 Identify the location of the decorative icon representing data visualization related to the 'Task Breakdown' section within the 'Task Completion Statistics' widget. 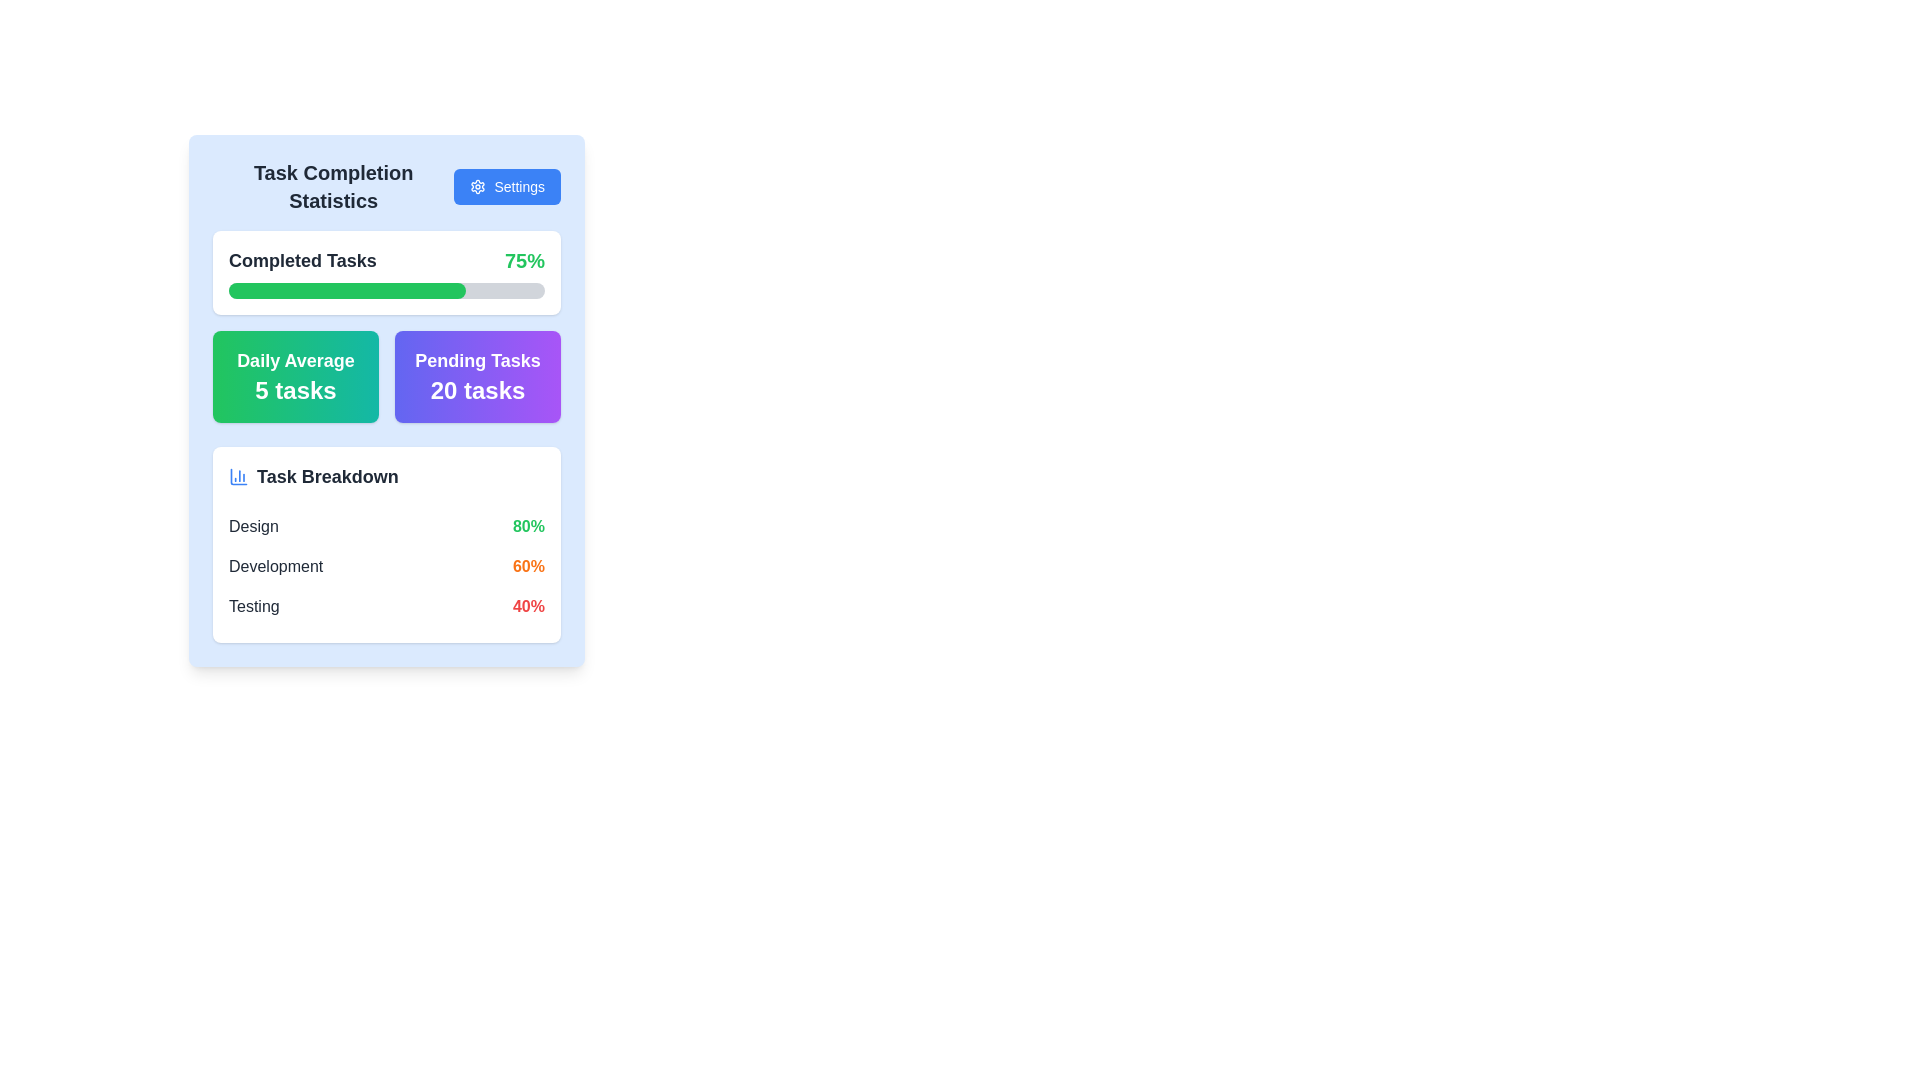
(239, 477).